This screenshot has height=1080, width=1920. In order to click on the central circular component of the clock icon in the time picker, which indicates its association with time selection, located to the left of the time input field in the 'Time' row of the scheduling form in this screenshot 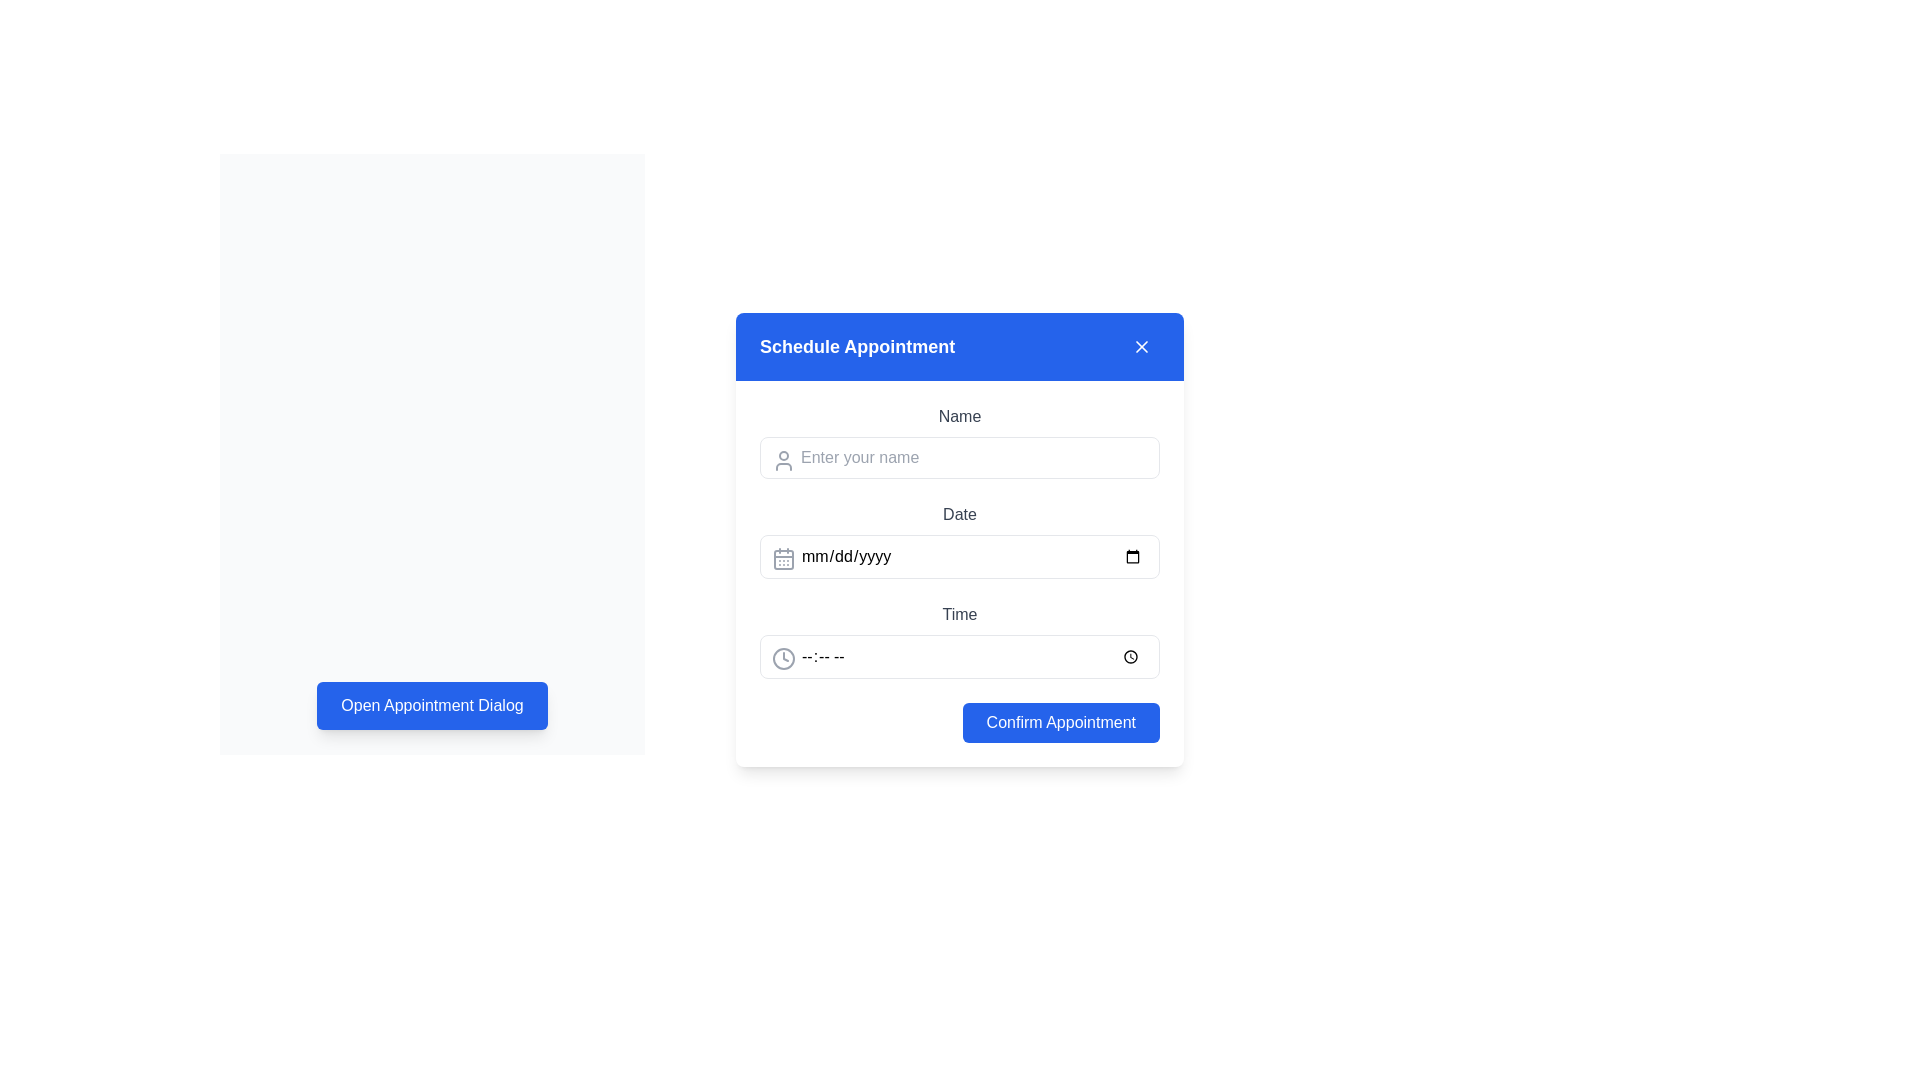, I will do `click(782, 659)`.